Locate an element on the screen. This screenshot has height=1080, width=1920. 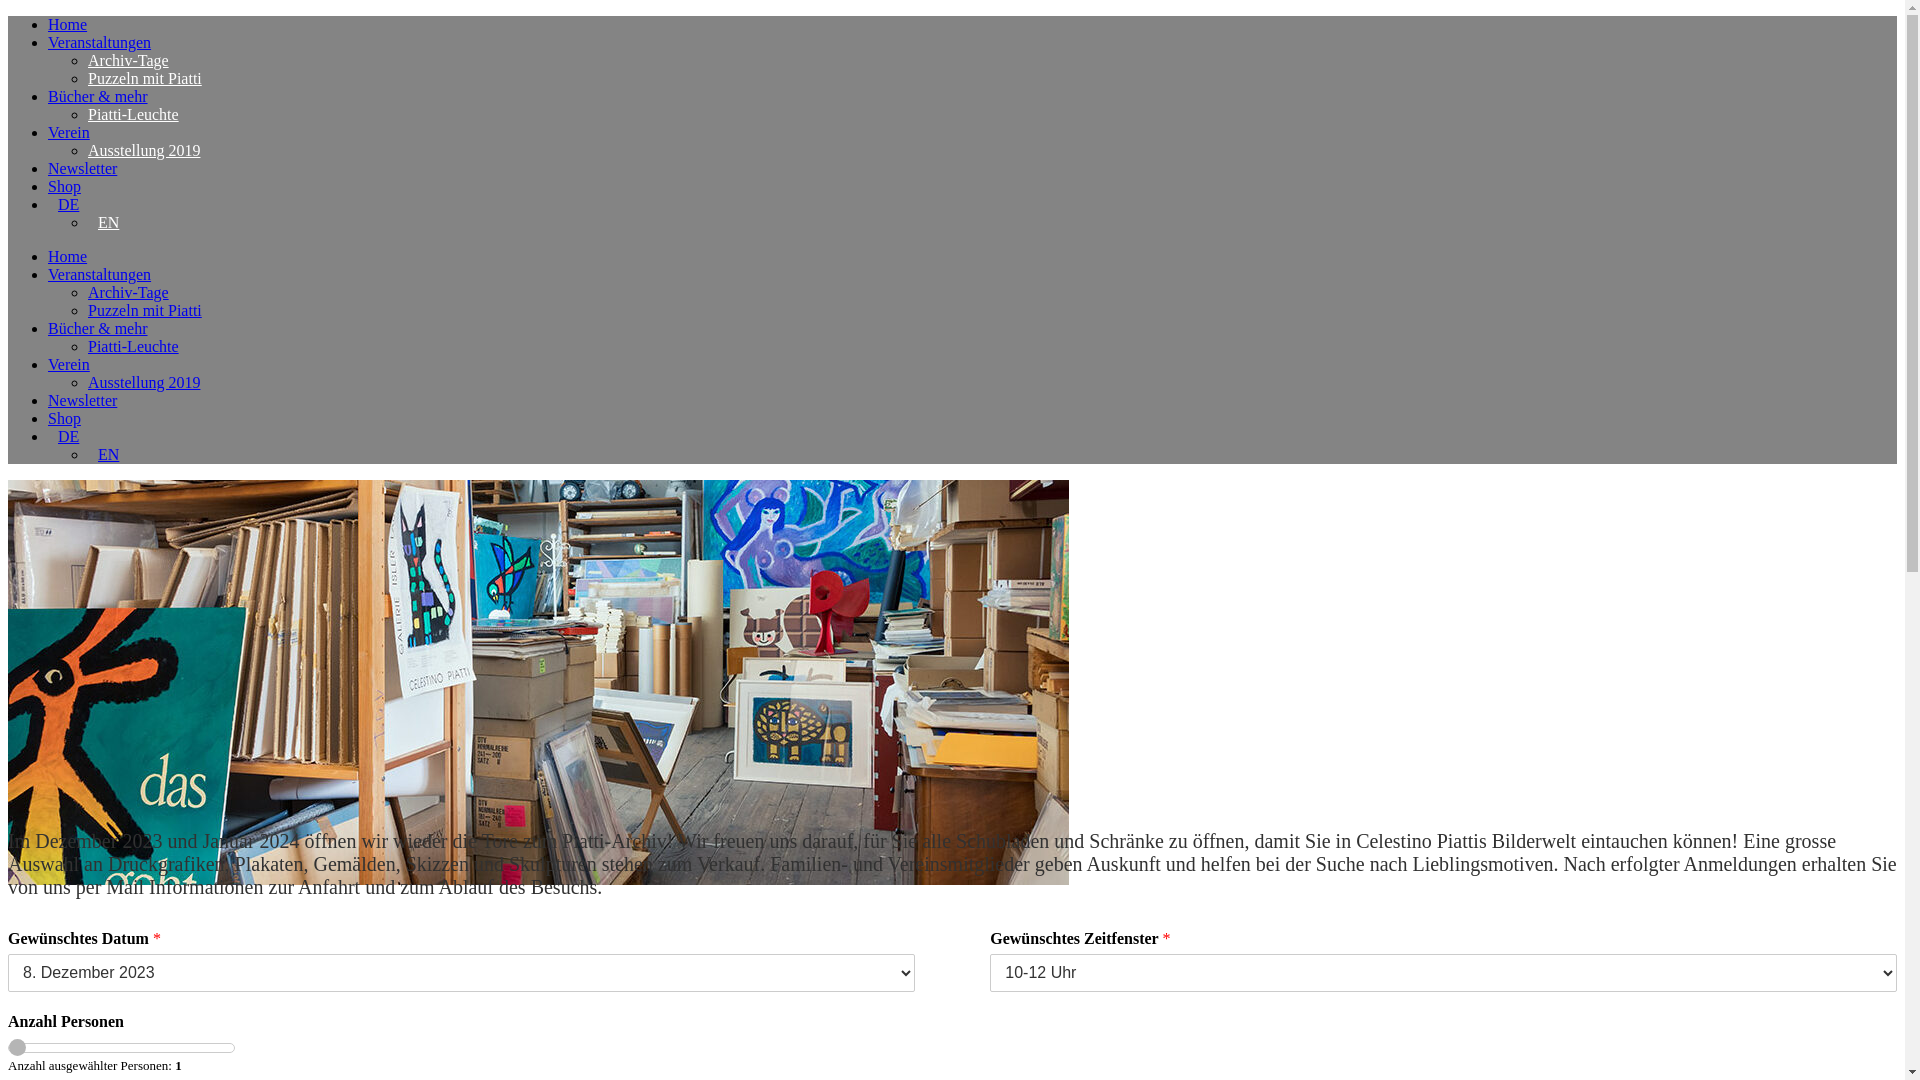
'Newsletter' is located at coordinates (81, 167).